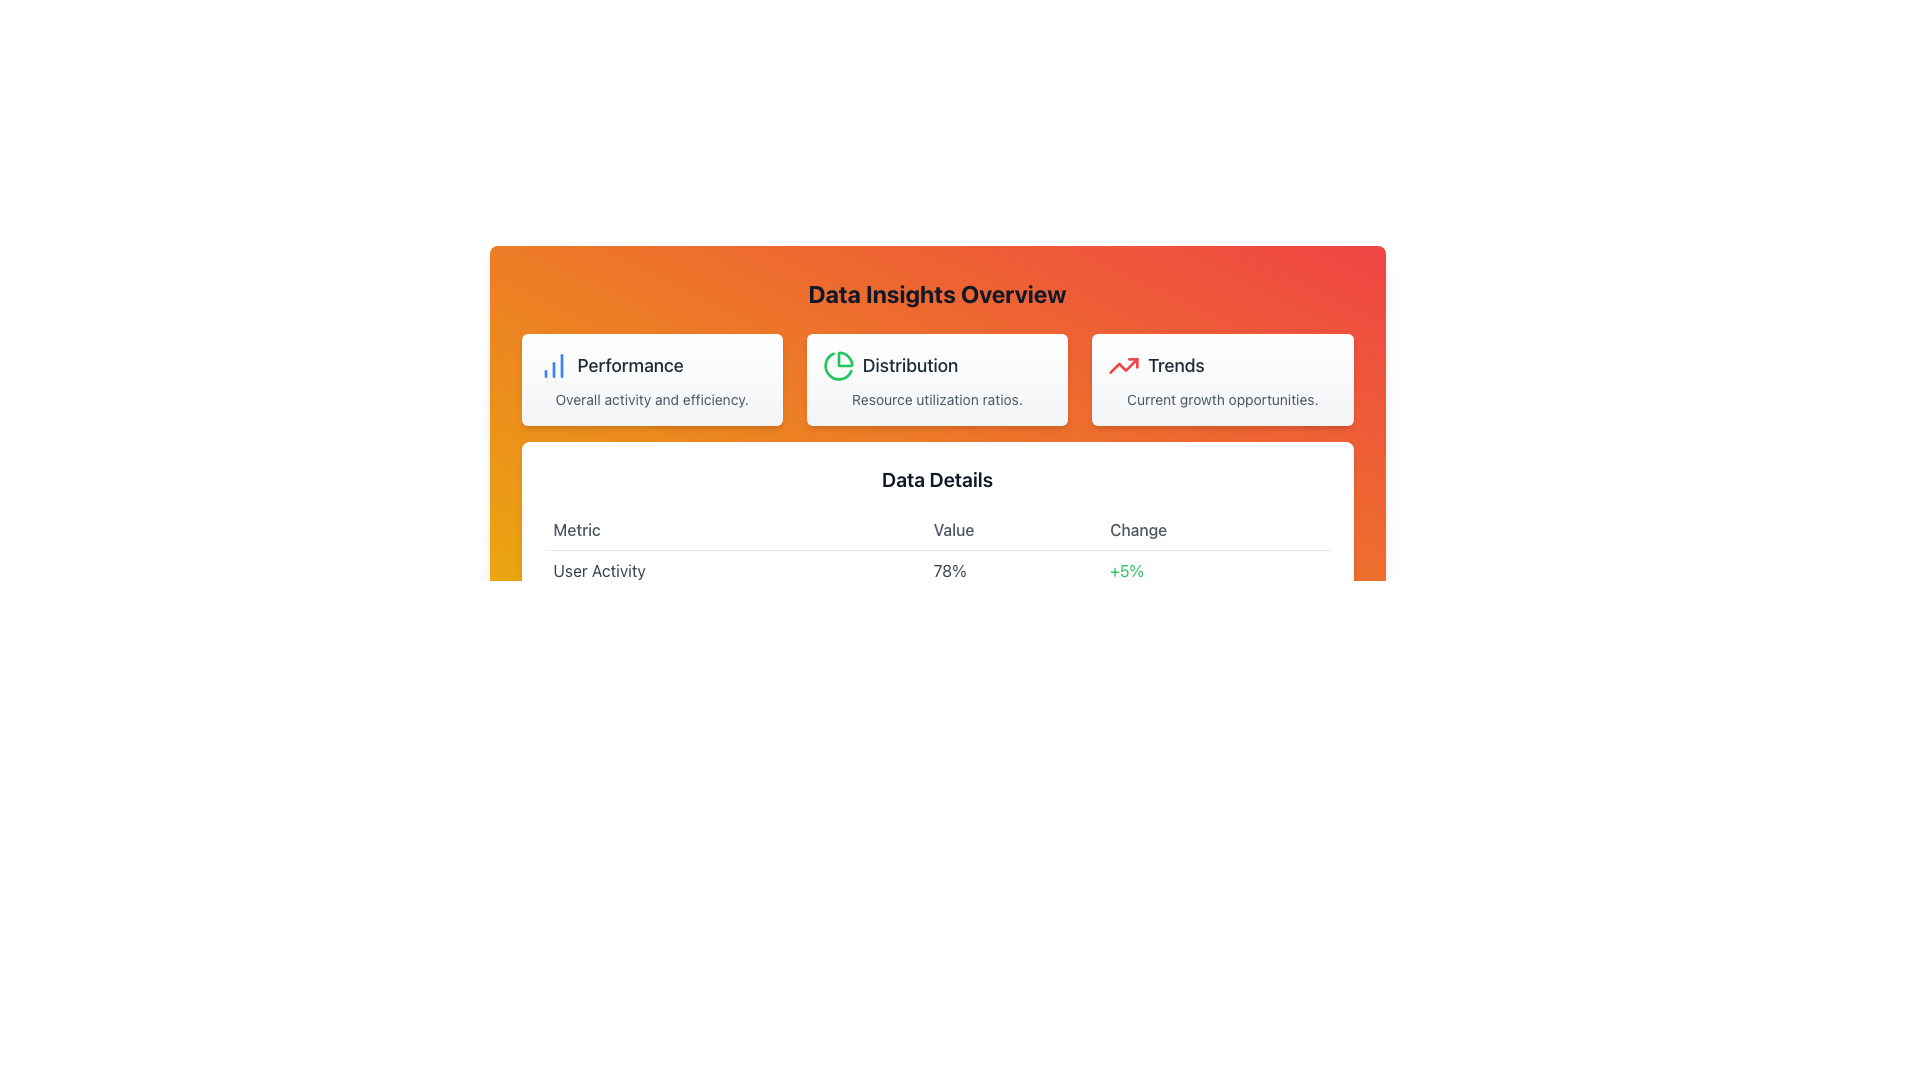 The image size is (1920, 1080). I want to click on the left segment of the pie chart icon in the 'Distribution' card located at the top center of the interface, so click(845, 358).